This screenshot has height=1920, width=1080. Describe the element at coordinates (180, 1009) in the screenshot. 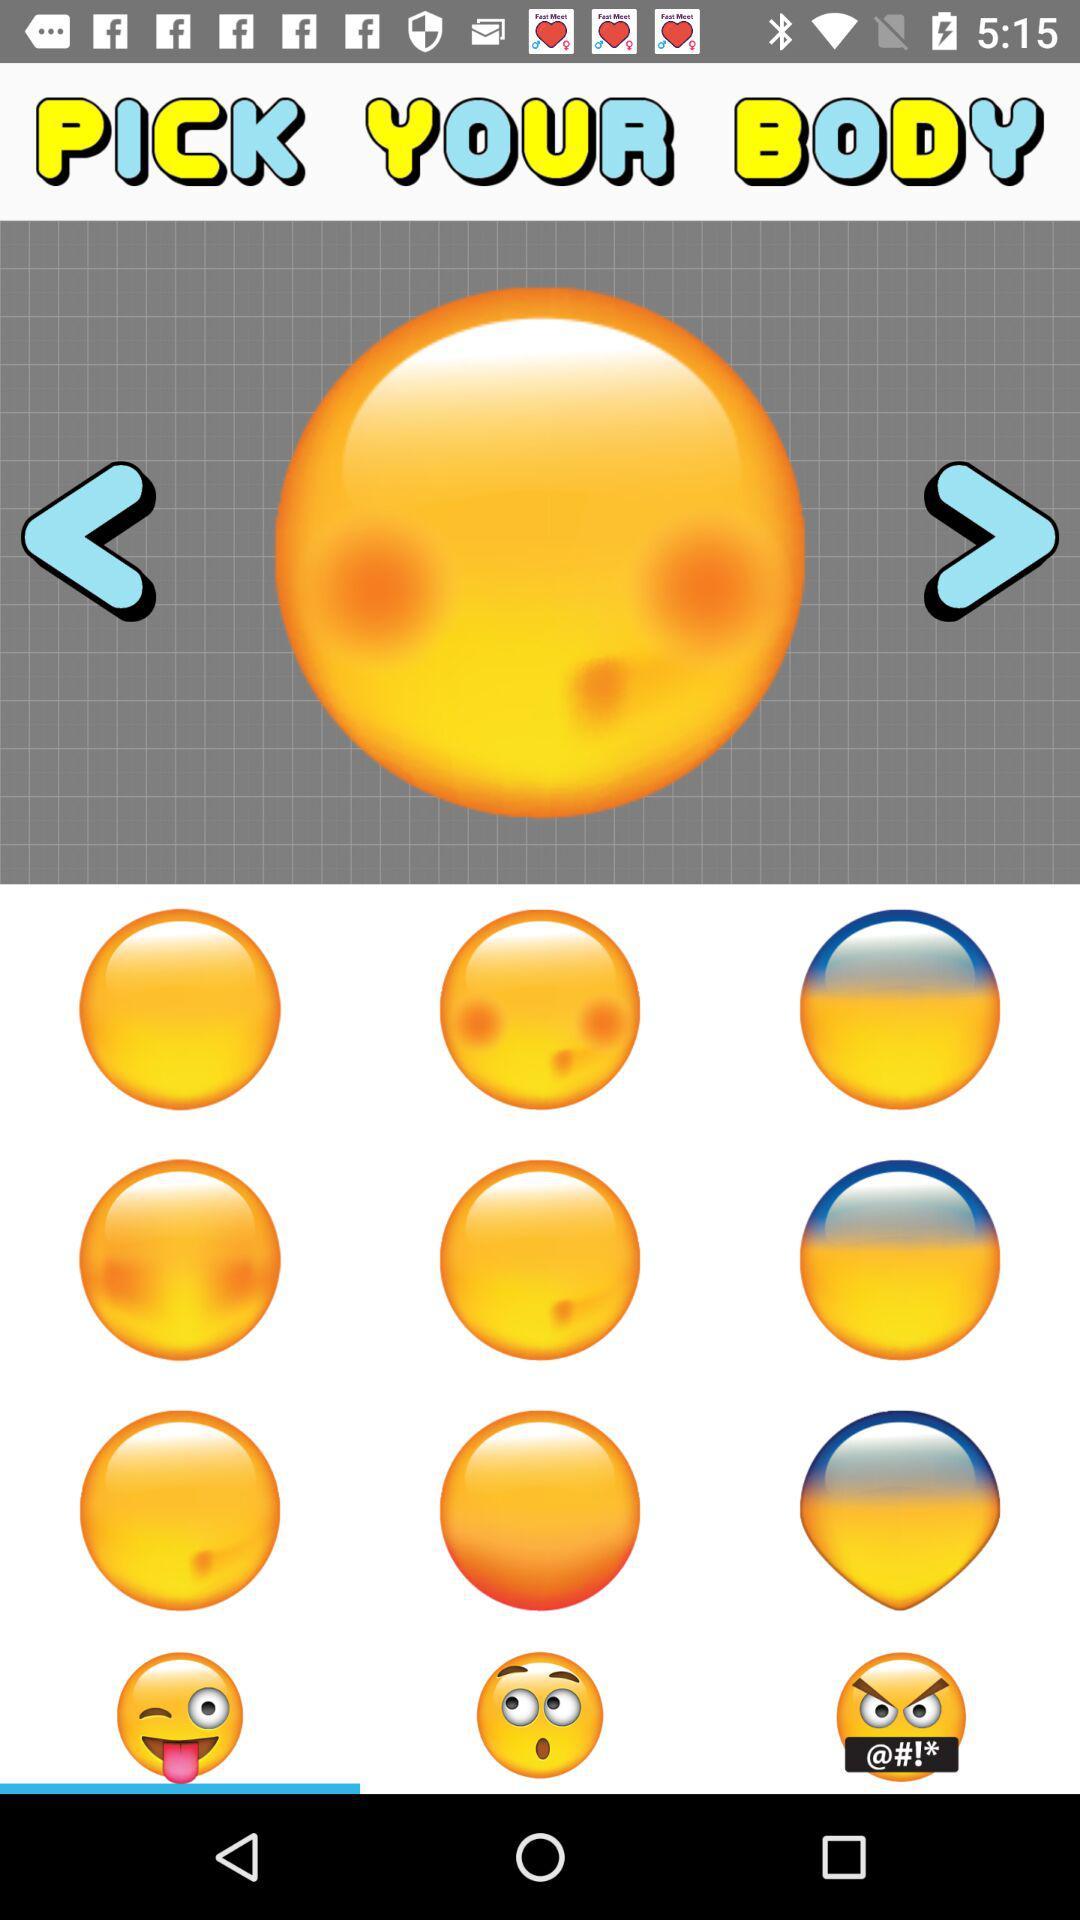

I see `body` at that location.